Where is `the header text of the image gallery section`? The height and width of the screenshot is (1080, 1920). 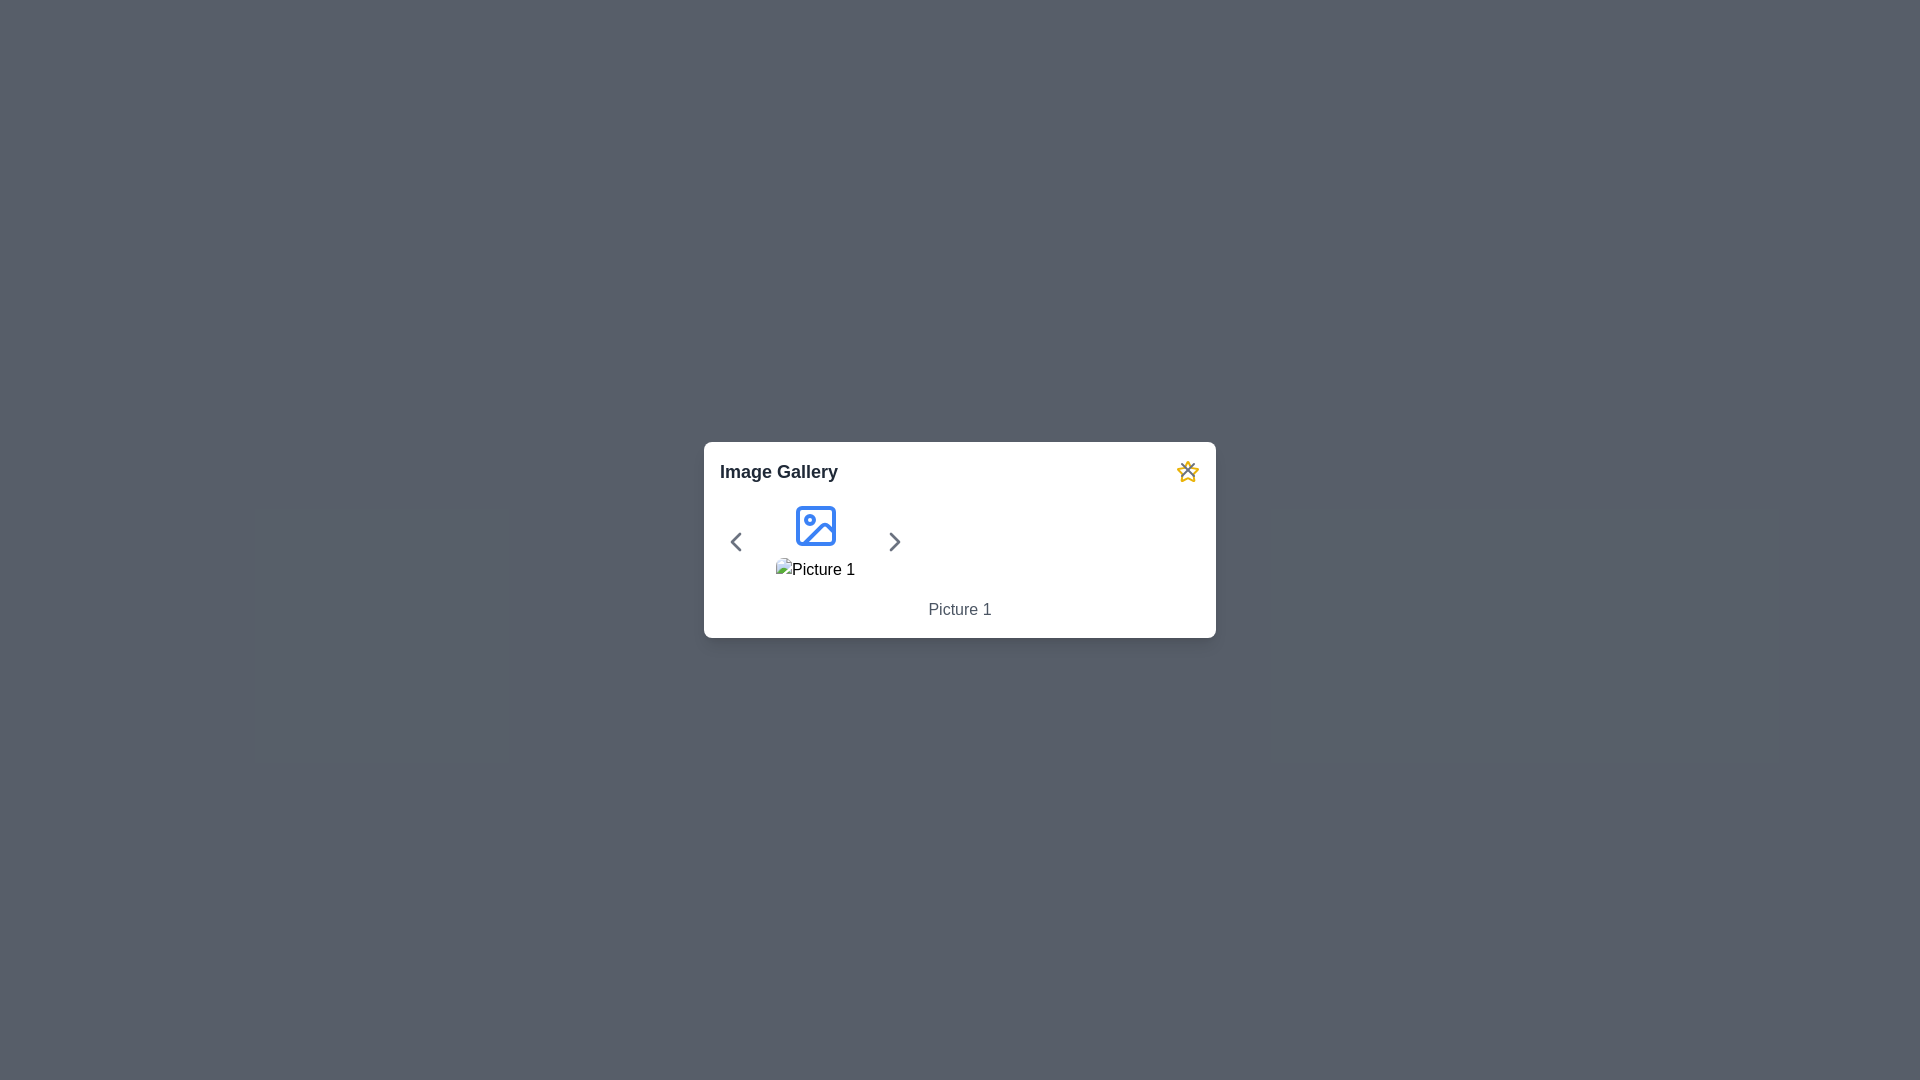 the header text of the image gallery section is located at coordinates (960, 471).